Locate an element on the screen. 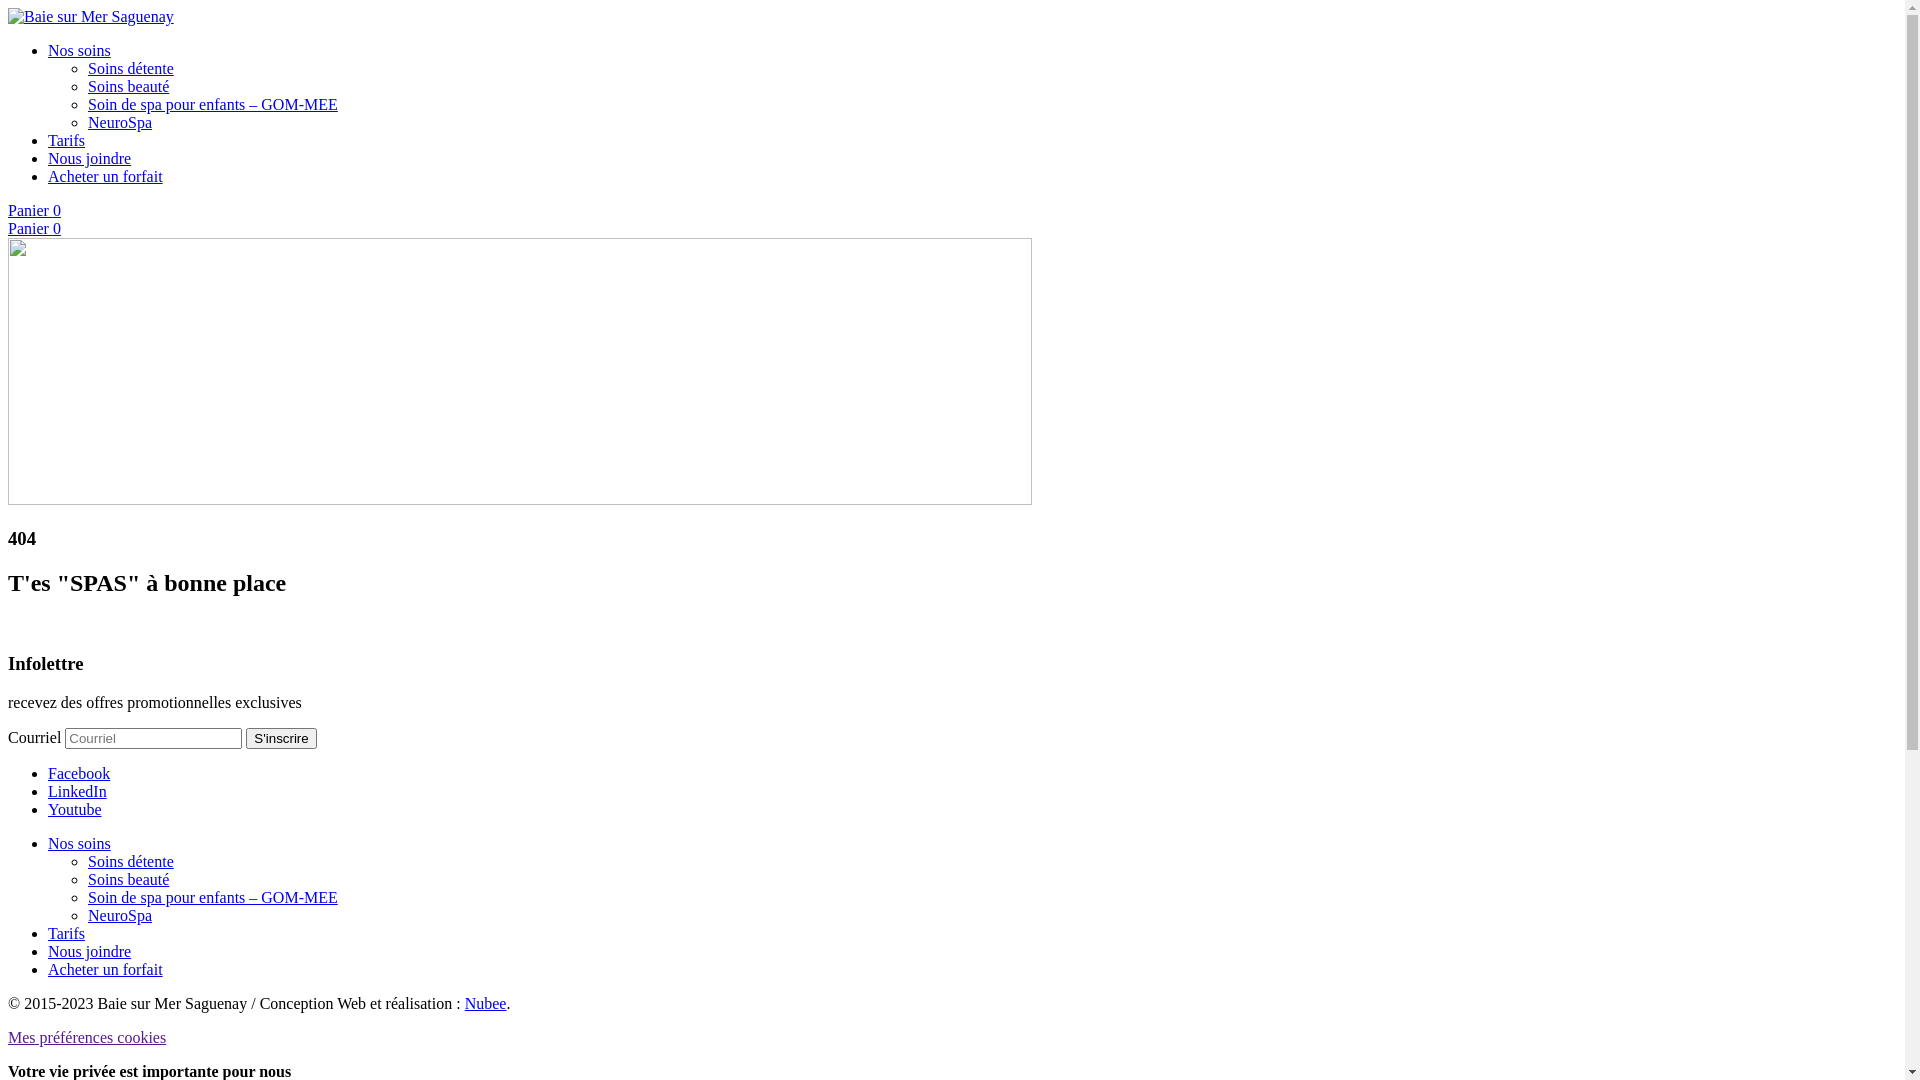 This screenshot has width=1920, height=1080. 'Acheter un forfait' is located at coordinates (104, 175).